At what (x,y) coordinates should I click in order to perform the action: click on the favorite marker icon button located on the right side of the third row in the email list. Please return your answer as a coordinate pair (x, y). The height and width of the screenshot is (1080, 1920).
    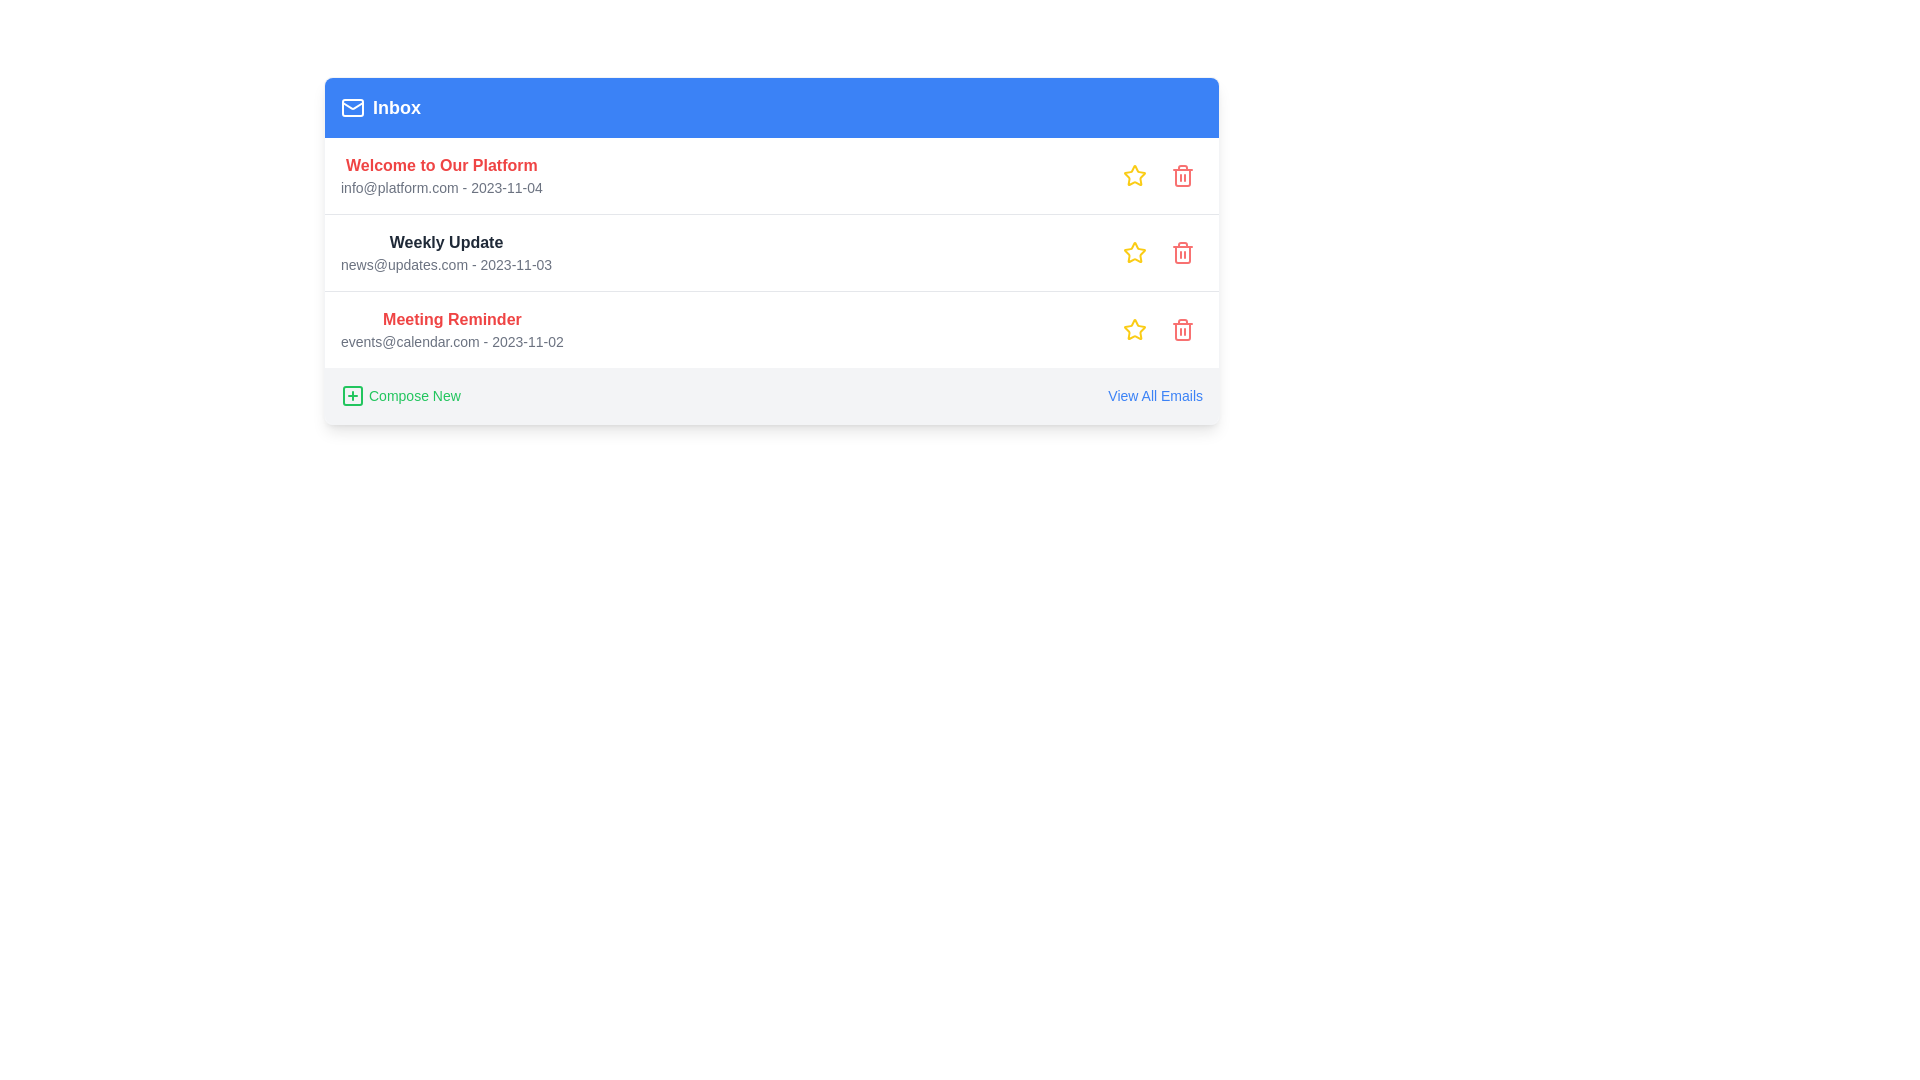
    Looking at the image, I should click on (1134, 329).